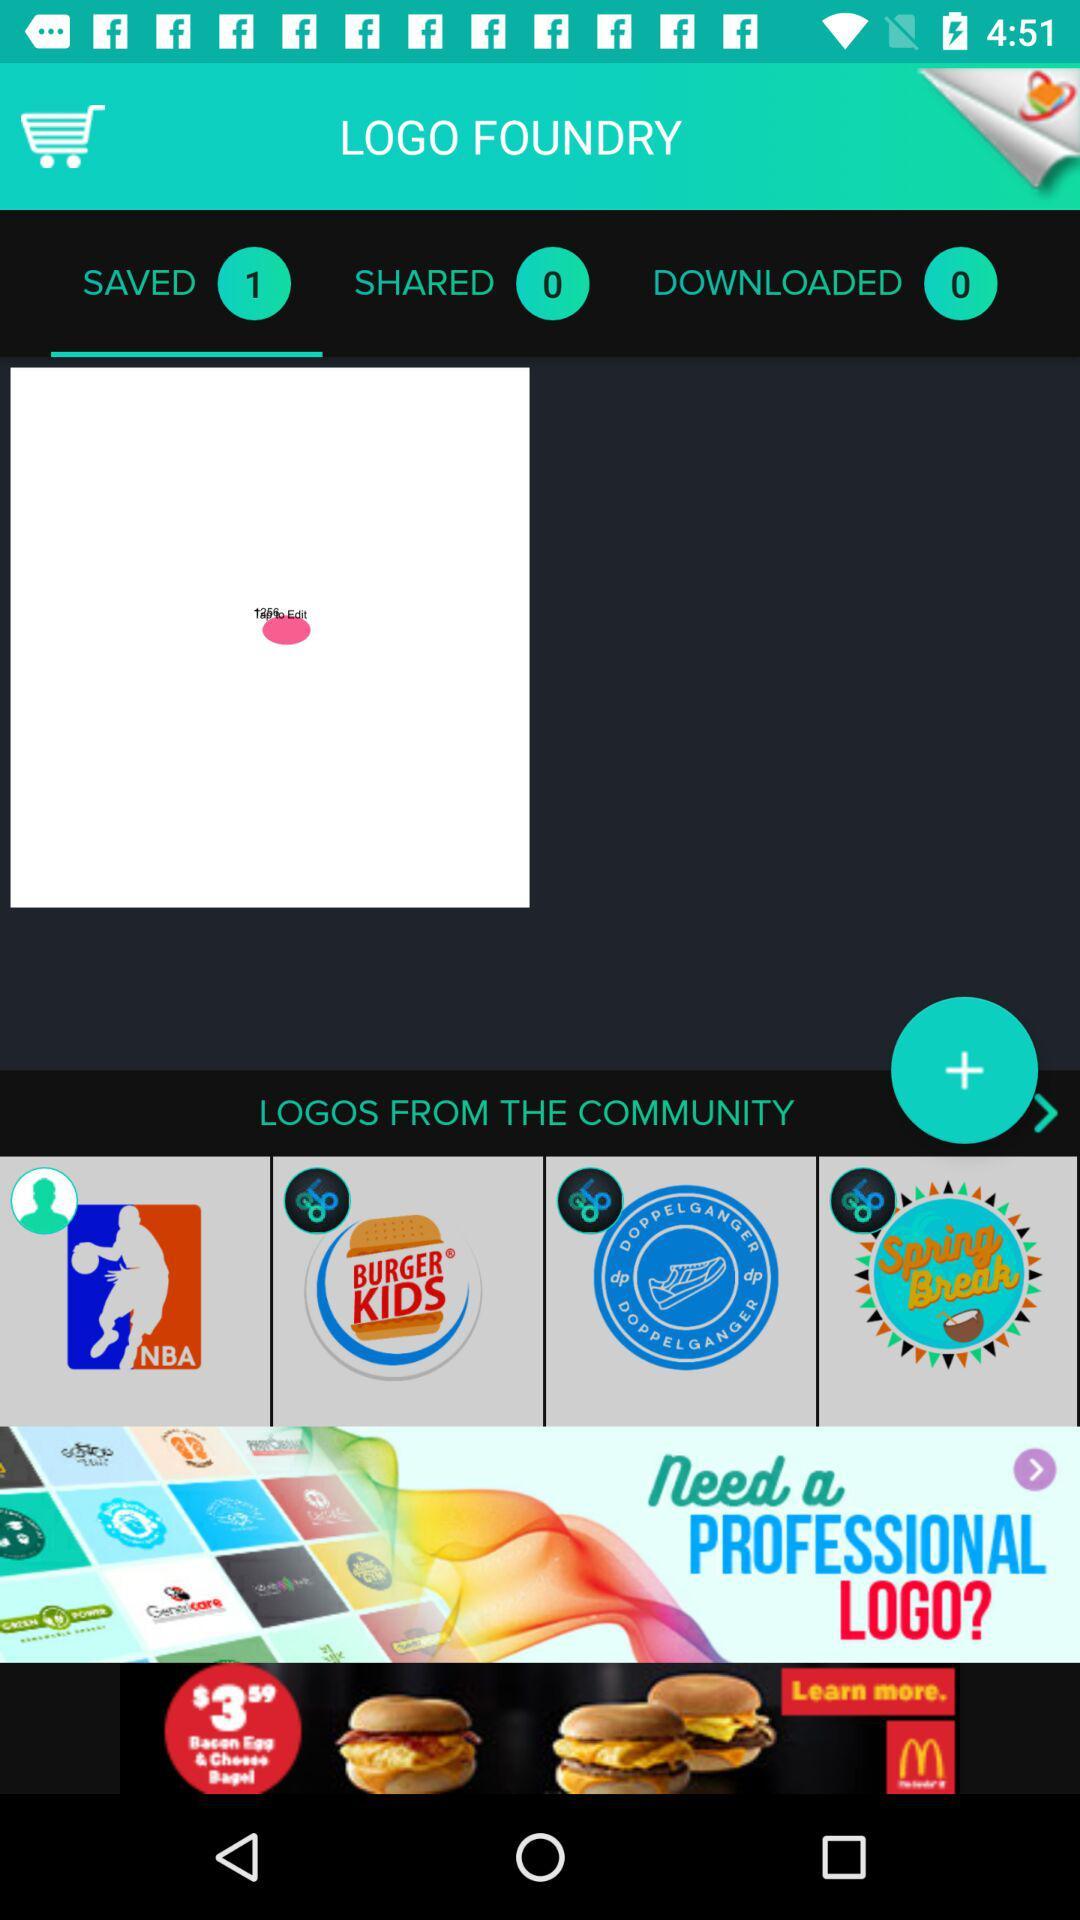 This screenshot has height=1920, width=1080. What do you see at coordinates (61, 135) in the screenshot?
I see `shopping cart` at bounding box center [61, 135].